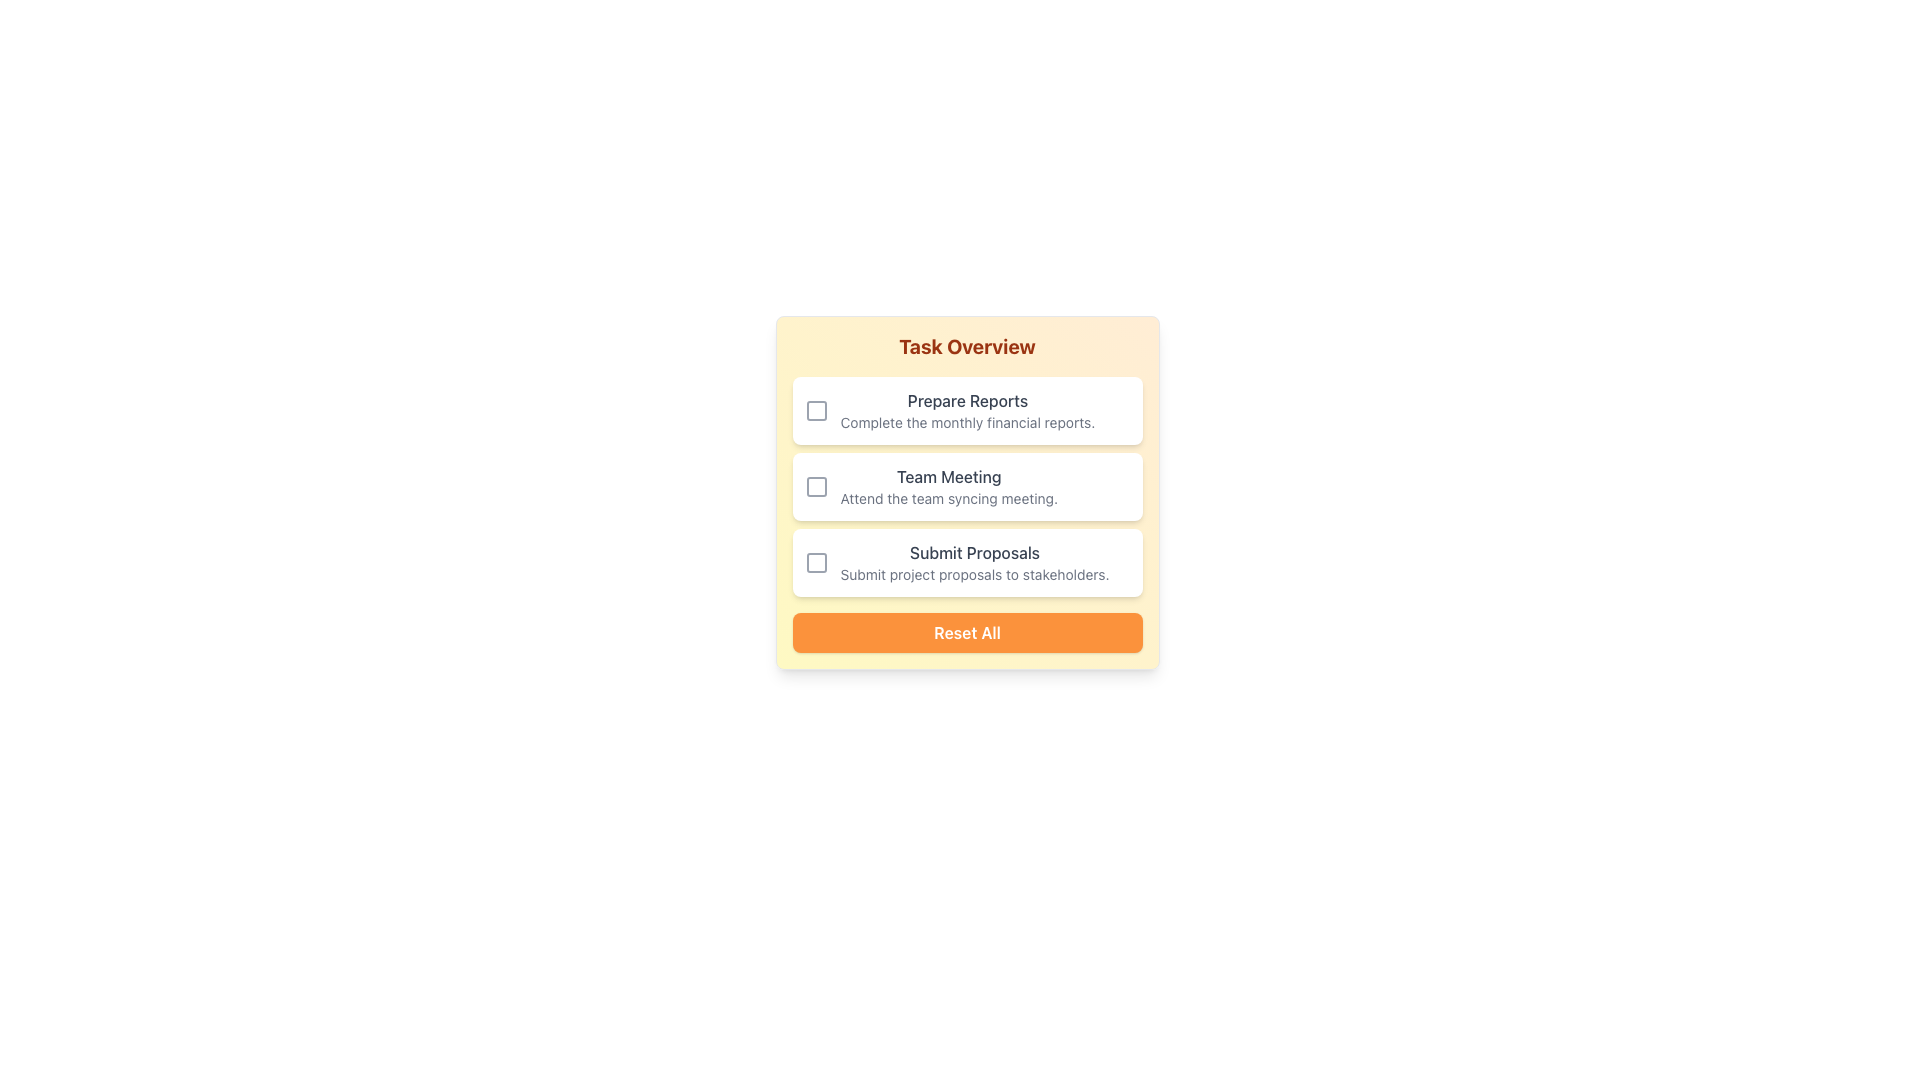  Describe the element at coordinates (974, 552) in the screenshot. I see `the title text of the third task item in the task list, which provides a description of its purpose and is located below the 'Team Meeting' task item` at that location.